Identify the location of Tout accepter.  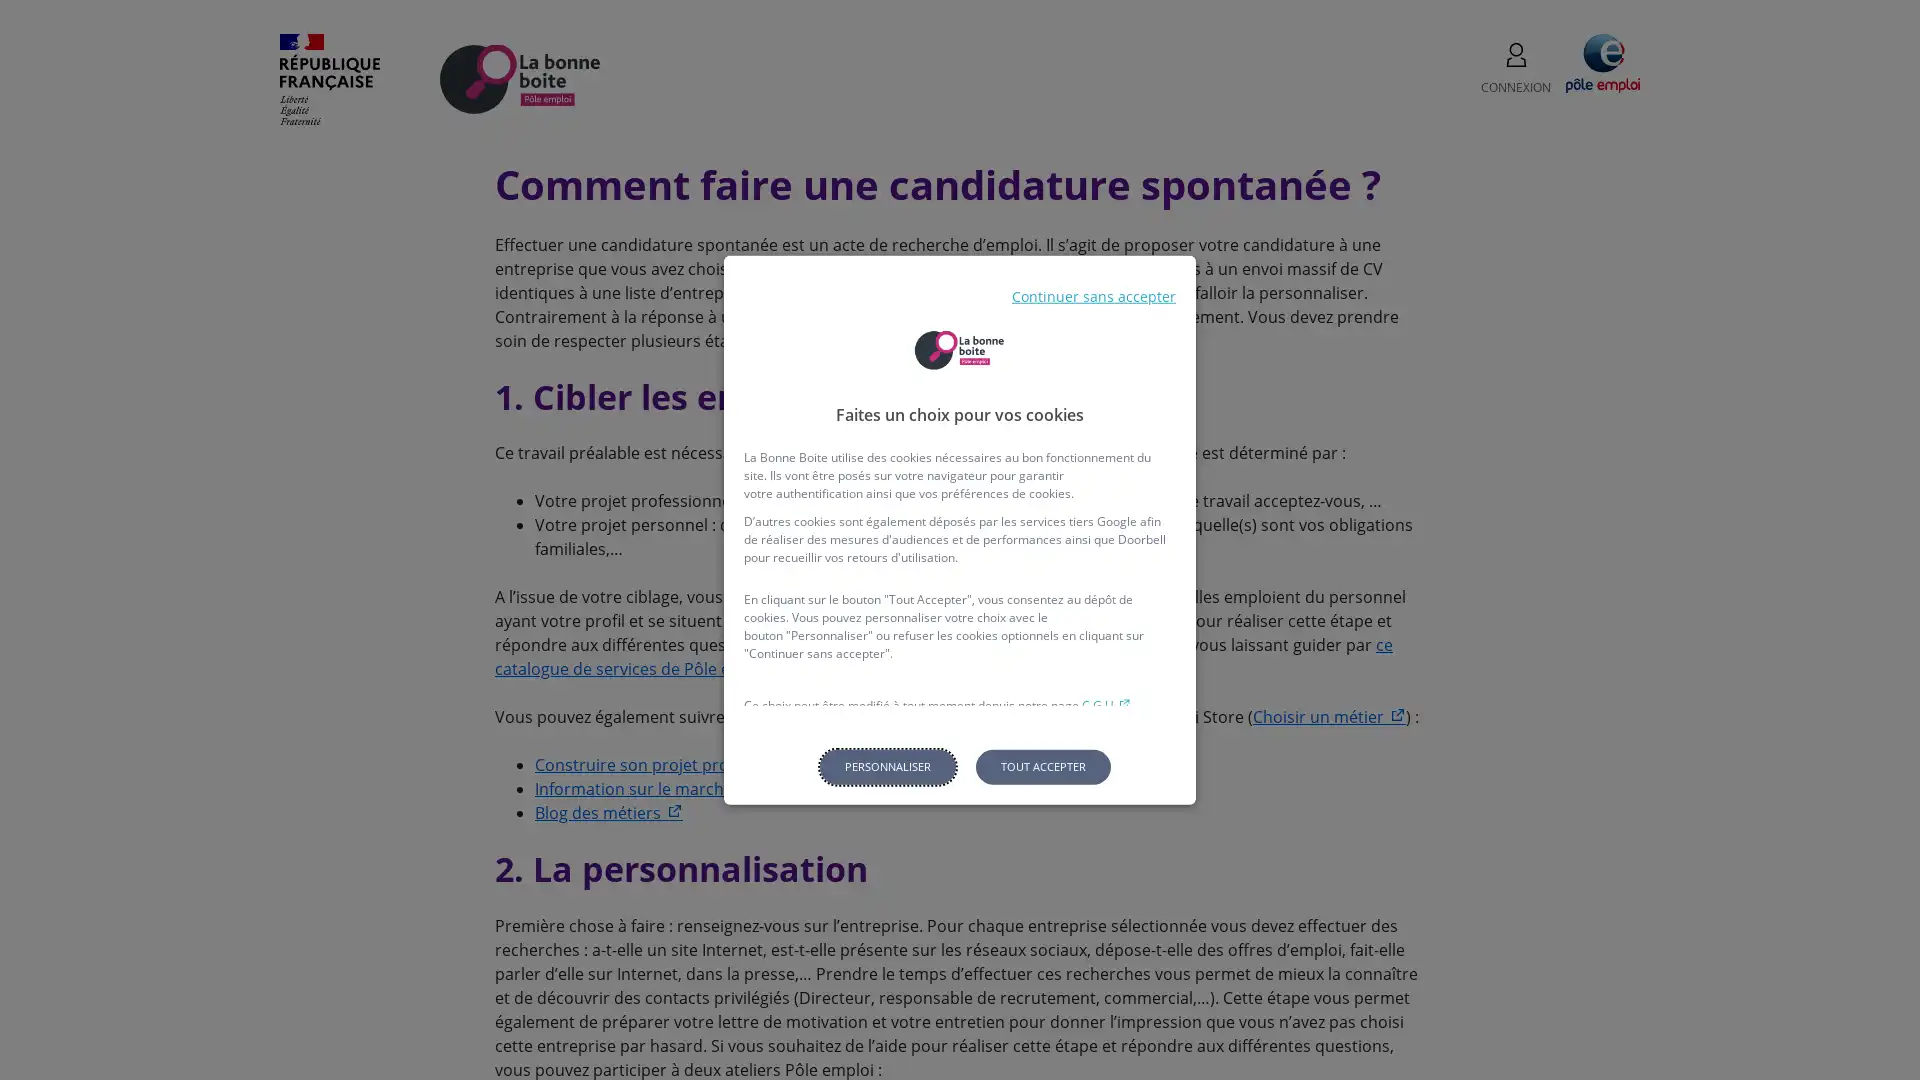
(1041, 765).